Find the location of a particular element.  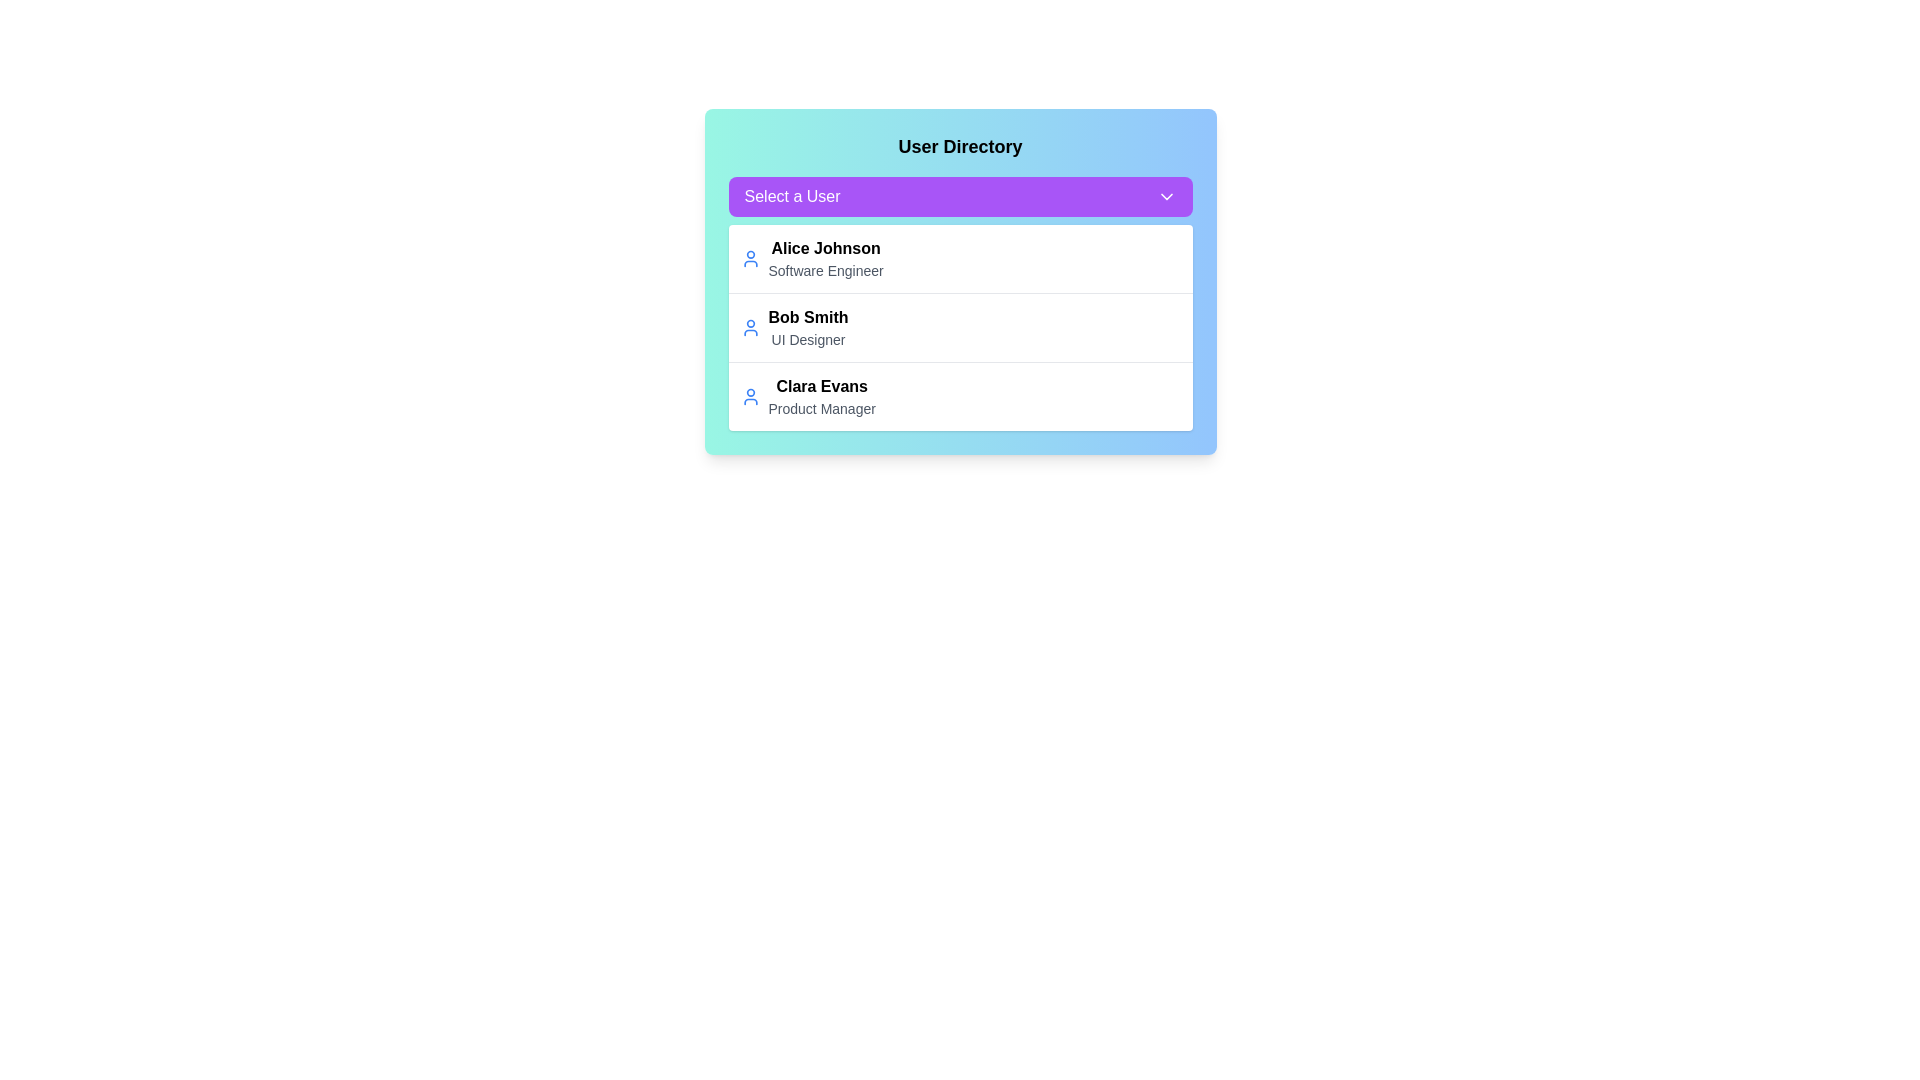

the blue circular avatar icon representing the user, located to the left of the text 'Bob Smith UI Designer' in the second user row of the user directory is located at coordinates (749, 326).